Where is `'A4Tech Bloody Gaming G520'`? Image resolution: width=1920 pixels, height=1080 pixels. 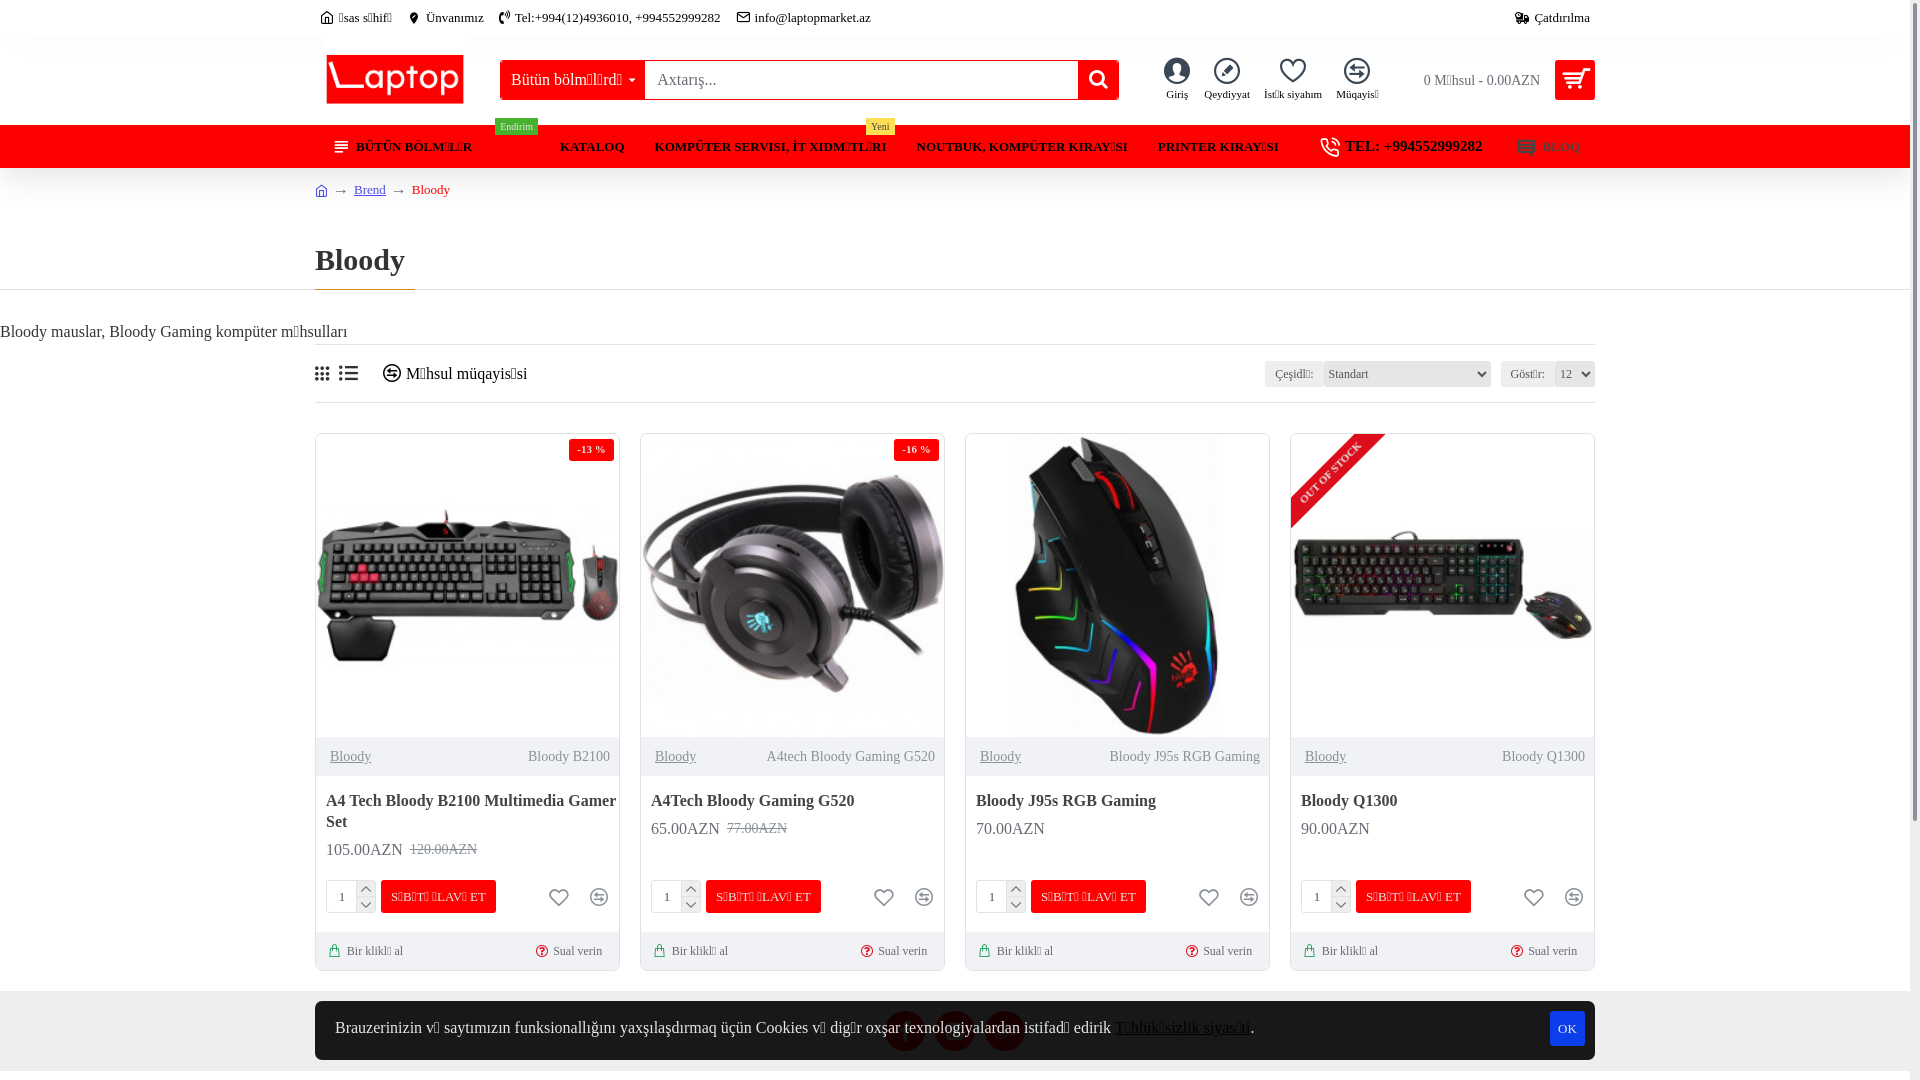 'A4Tech Bloody Gaming G520' is located at coordinates (751, 800).